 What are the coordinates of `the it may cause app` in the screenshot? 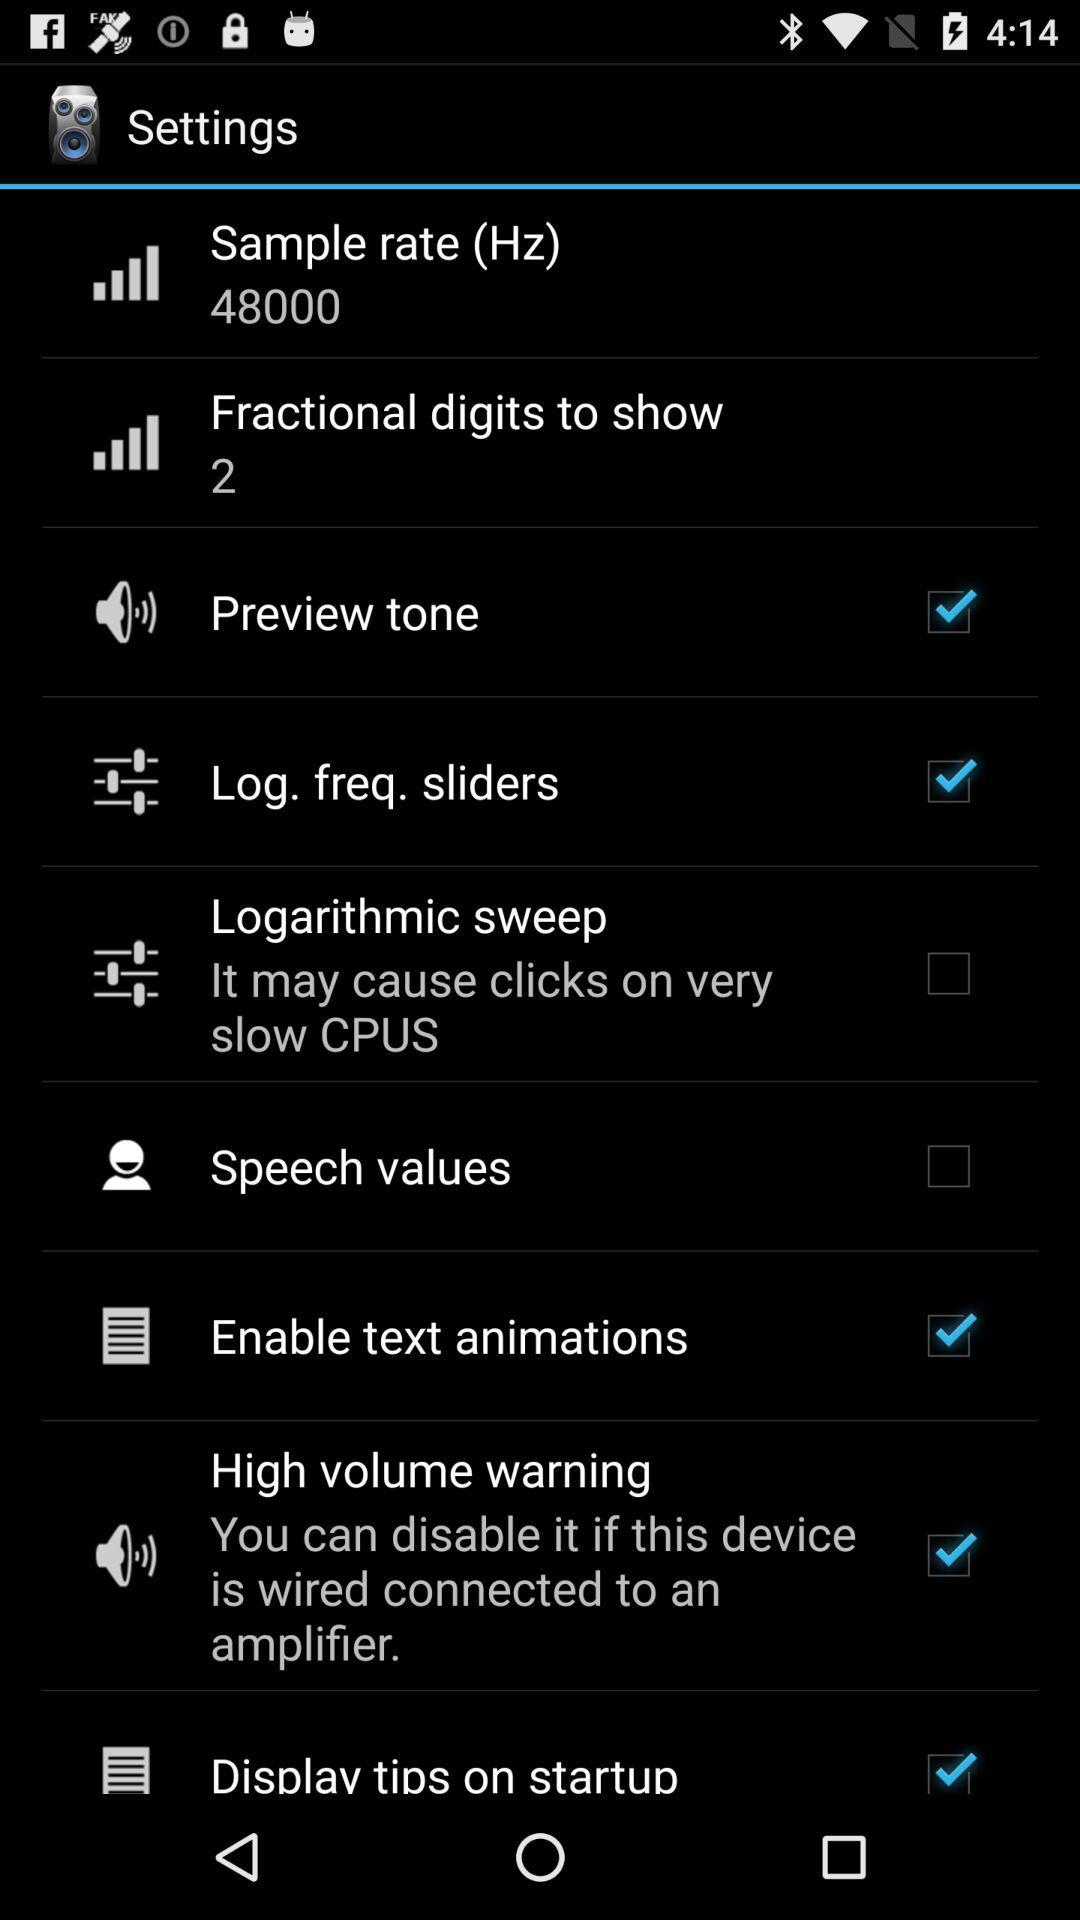 It's located at (536, 1005).